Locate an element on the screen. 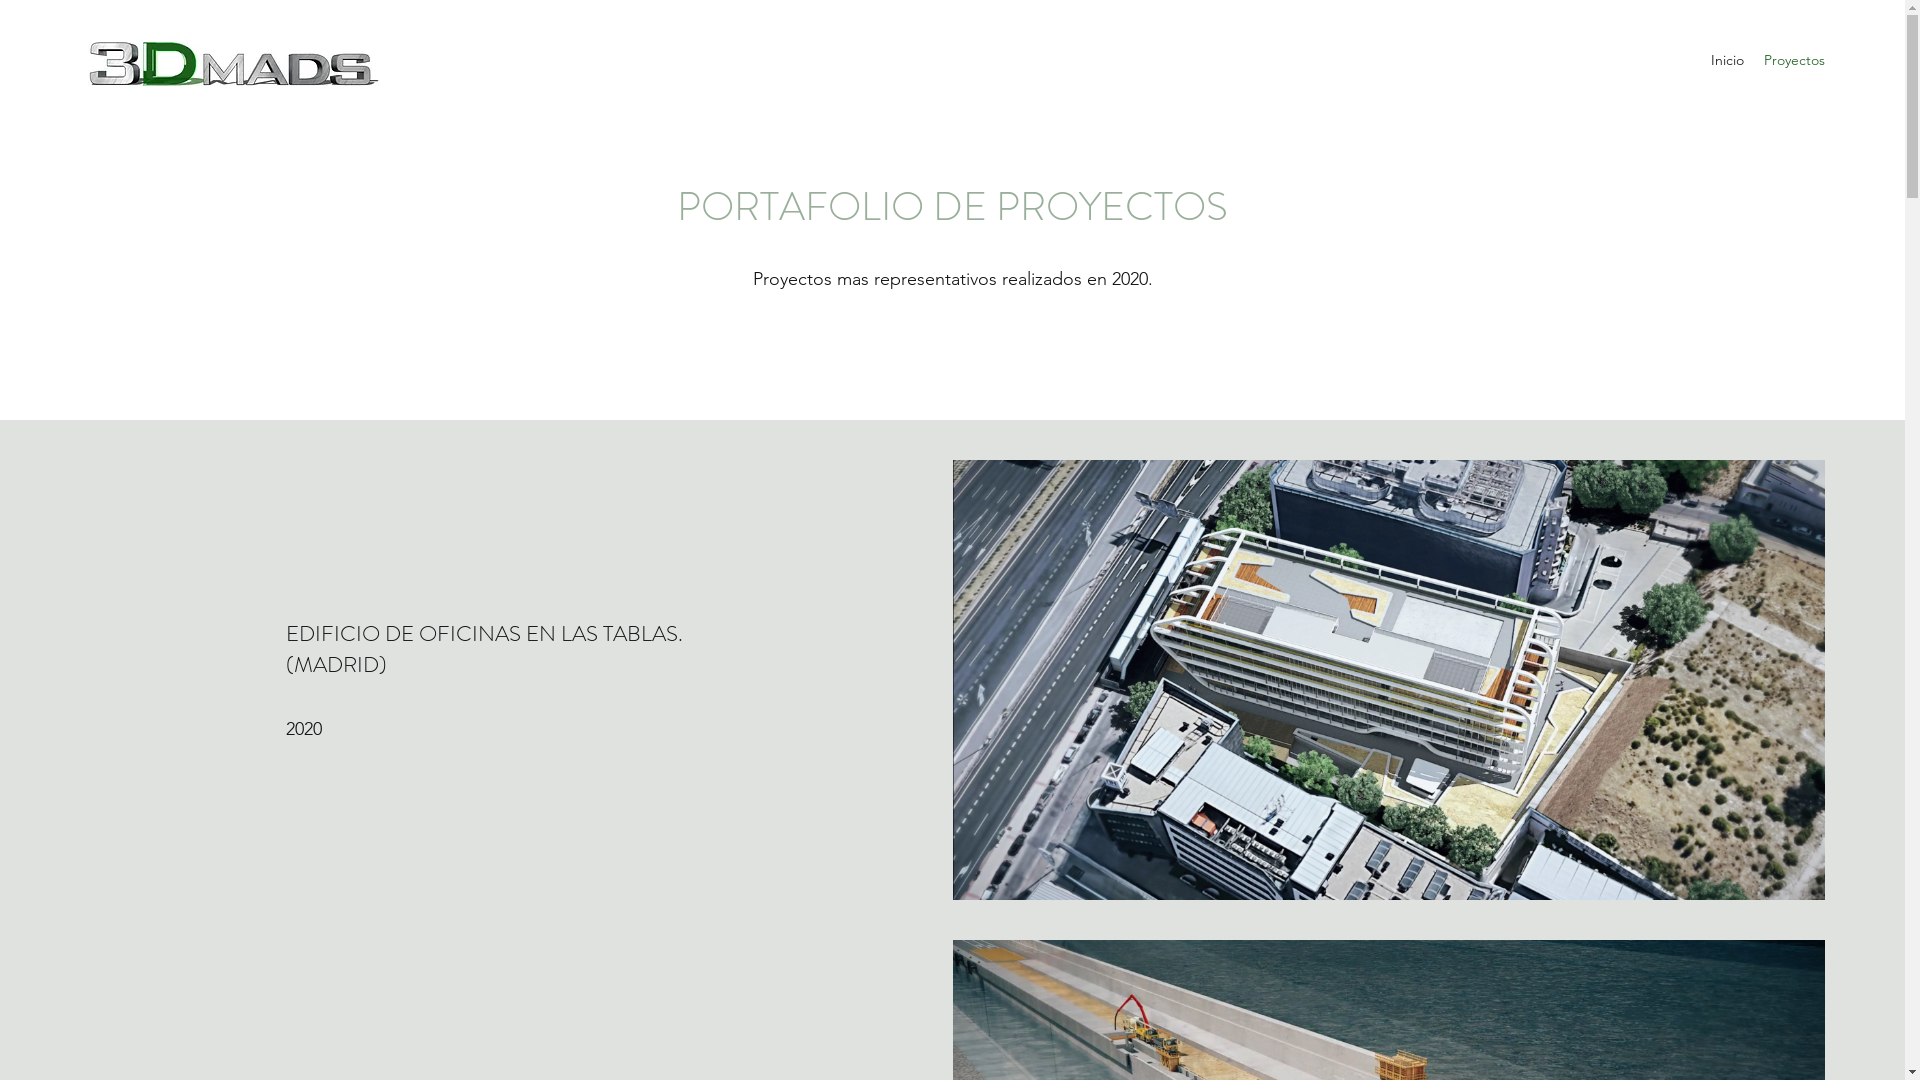 The image size is (1920, 1080). 'Inicio' is located at coordinates (1726, 59).